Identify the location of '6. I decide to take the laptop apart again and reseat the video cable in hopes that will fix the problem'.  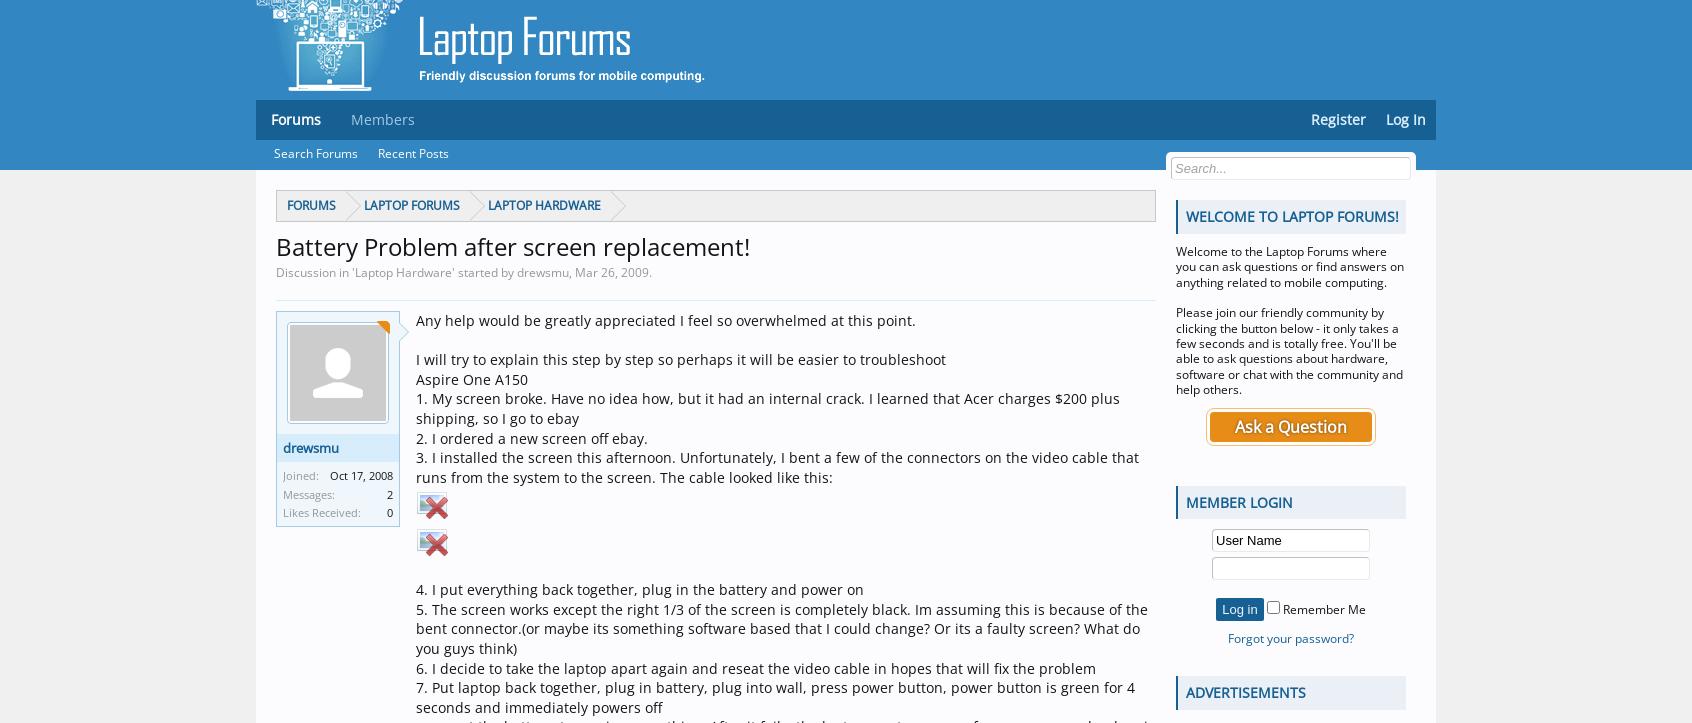
(754, 666).